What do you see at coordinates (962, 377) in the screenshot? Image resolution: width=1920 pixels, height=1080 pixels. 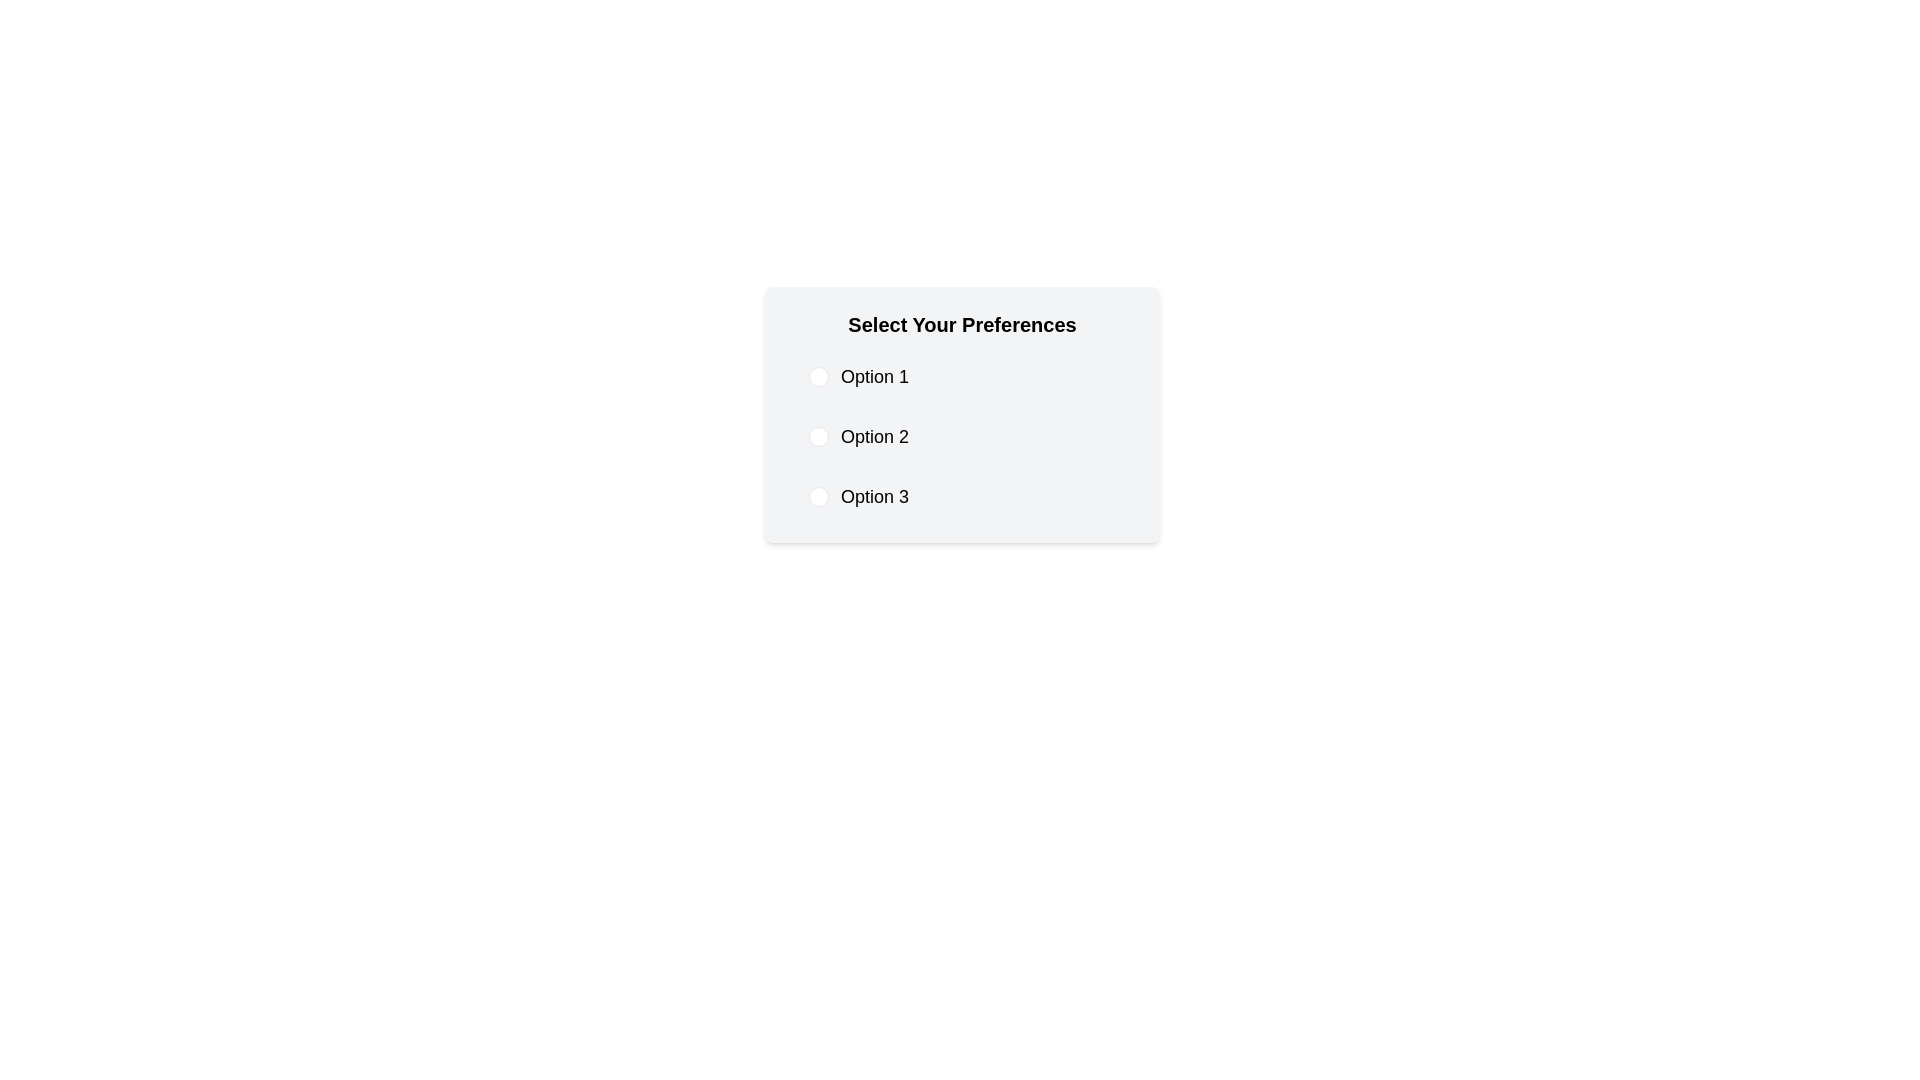 I see `the radio button labeled 'Option 1'` at bounding box center [962, 377].